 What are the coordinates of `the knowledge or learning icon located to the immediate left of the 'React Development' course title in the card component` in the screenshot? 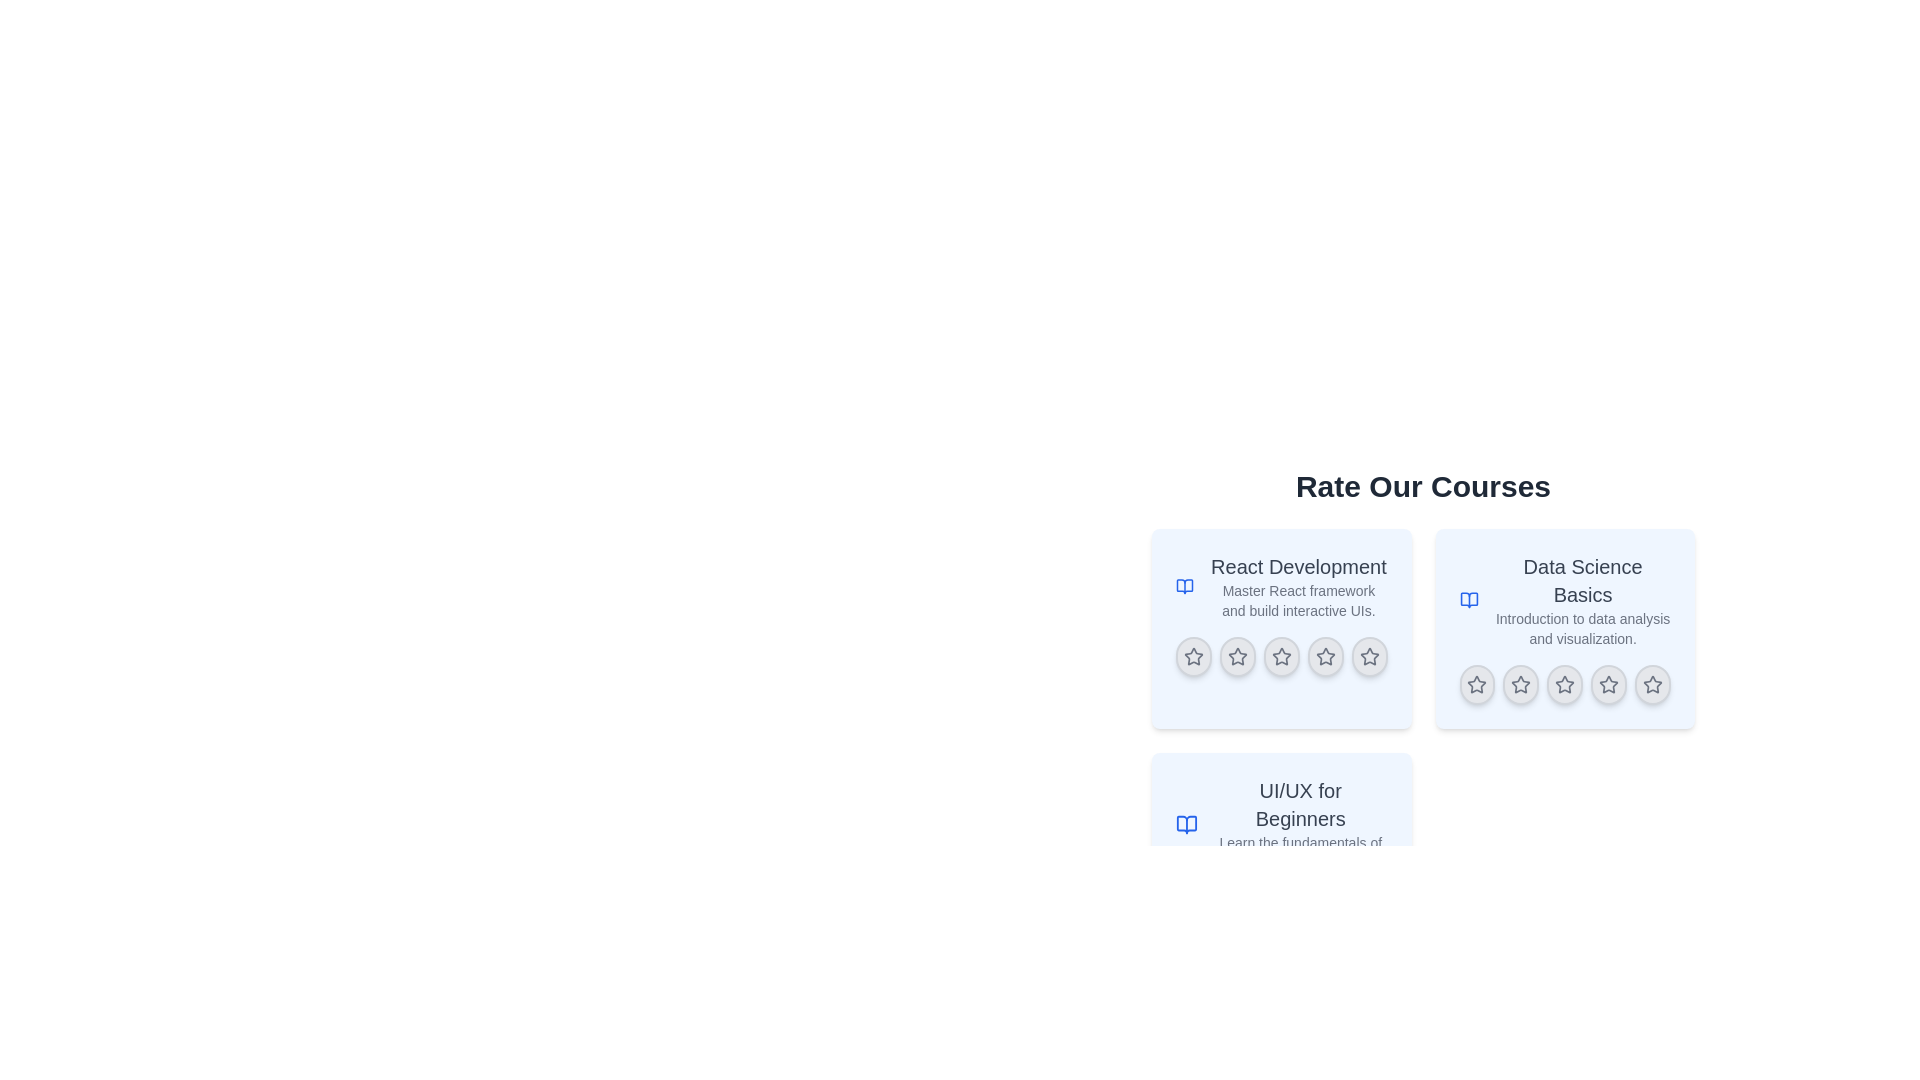 It's located at (1185, 585).